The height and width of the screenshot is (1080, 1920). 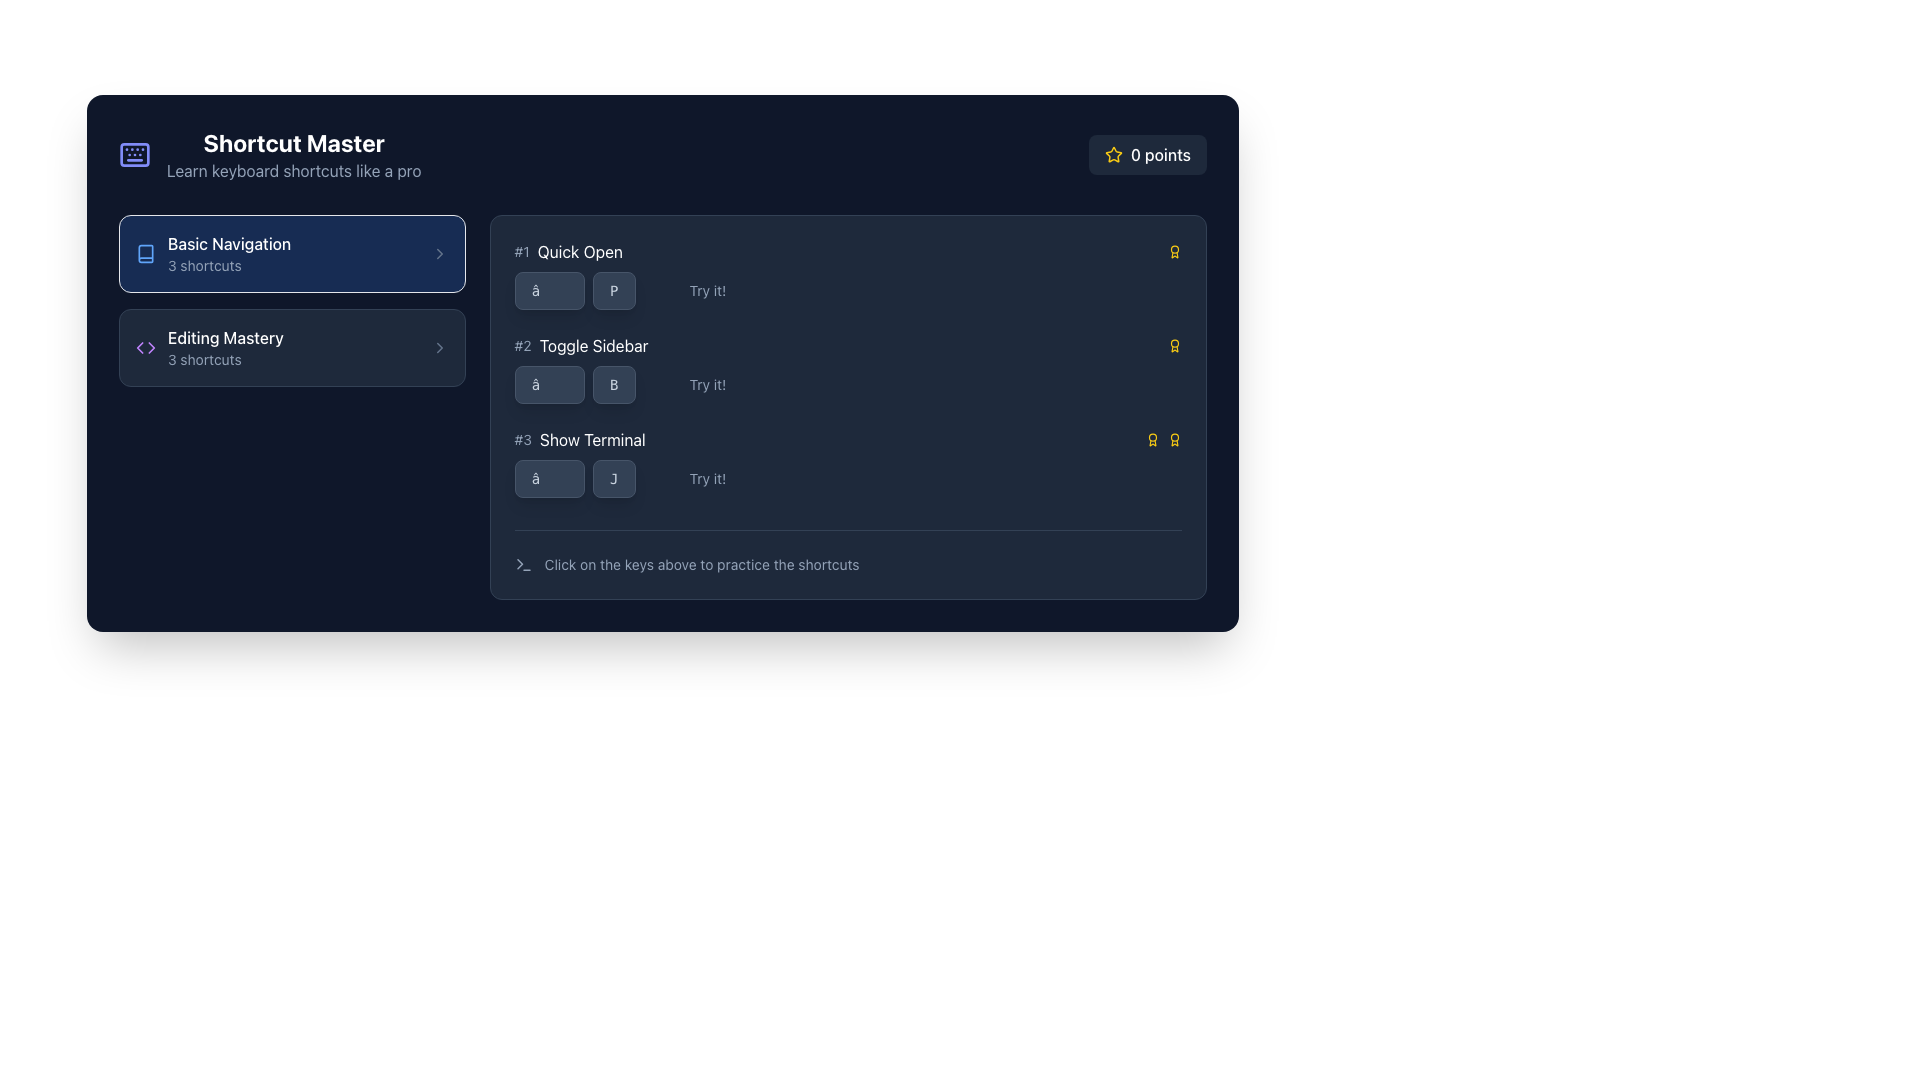 What do you see at coordinates (593, 345) in the screenshot?
I see `the text label reading 'Toggle Sidebar', which is styled with a white font color against a dark background and located in the section titled '#2'` at bounding box center [593, 345].